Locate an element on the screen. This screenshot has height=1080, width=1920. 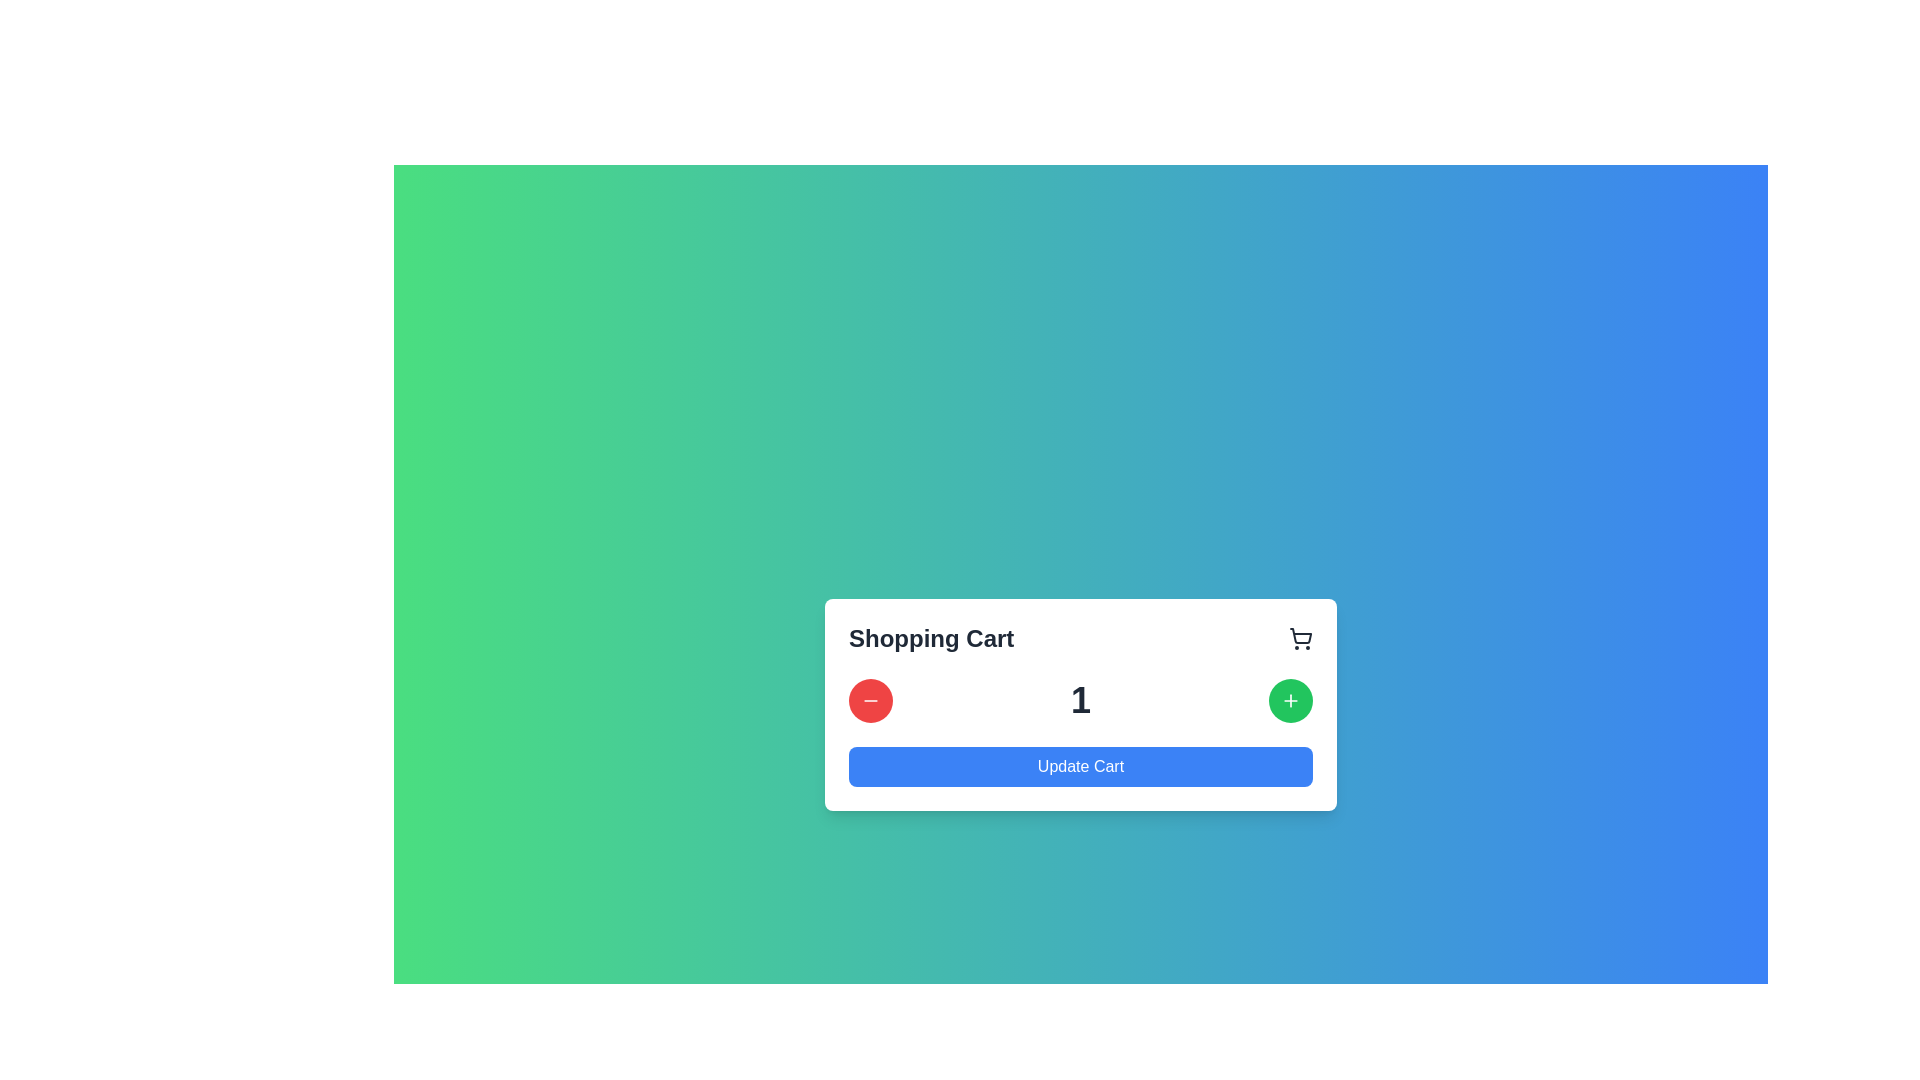
the leftmost button in the quantity control area of the shopping cart interface is located at coordinates (870, 700).